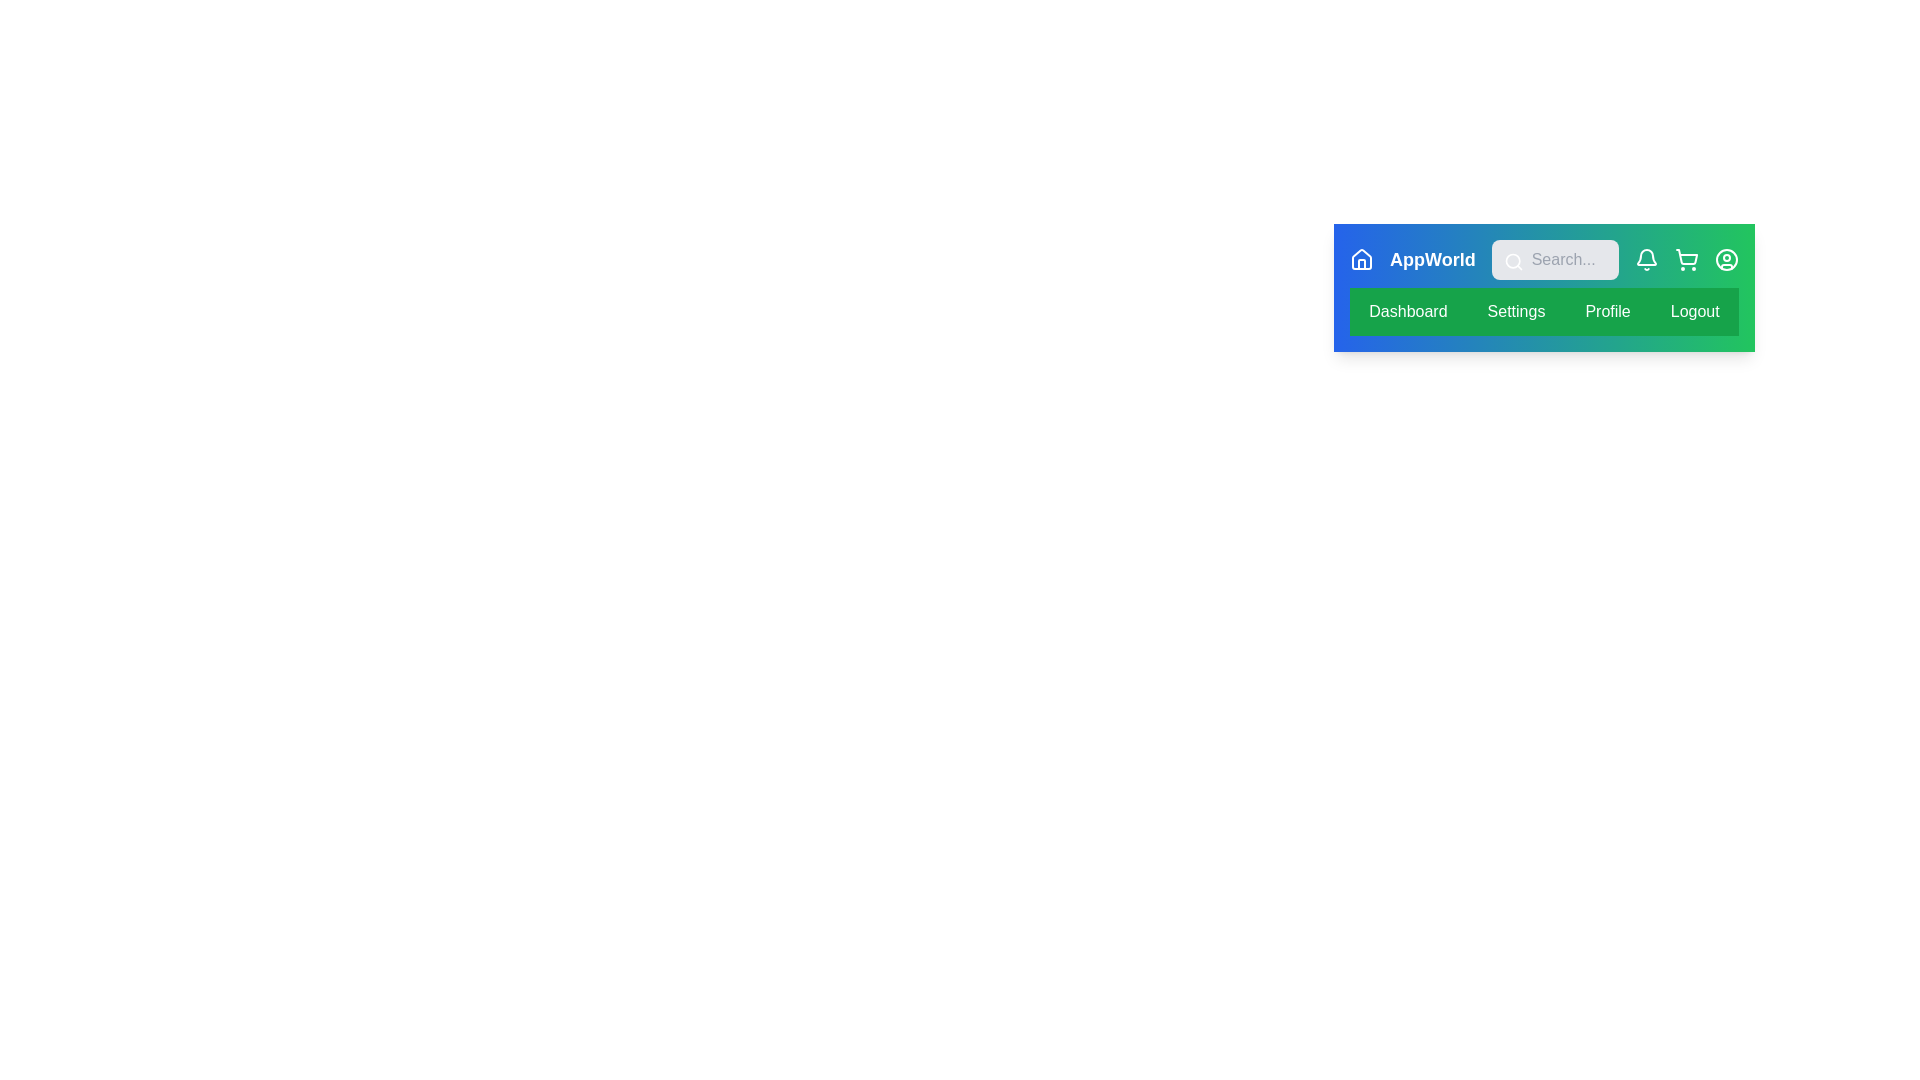 The width and height of the screenshot is (1920, 1080). Describe the element at coordinates (1554, 258) in the screenshot. I see `the search input field and type the query 'example query'` at that location.